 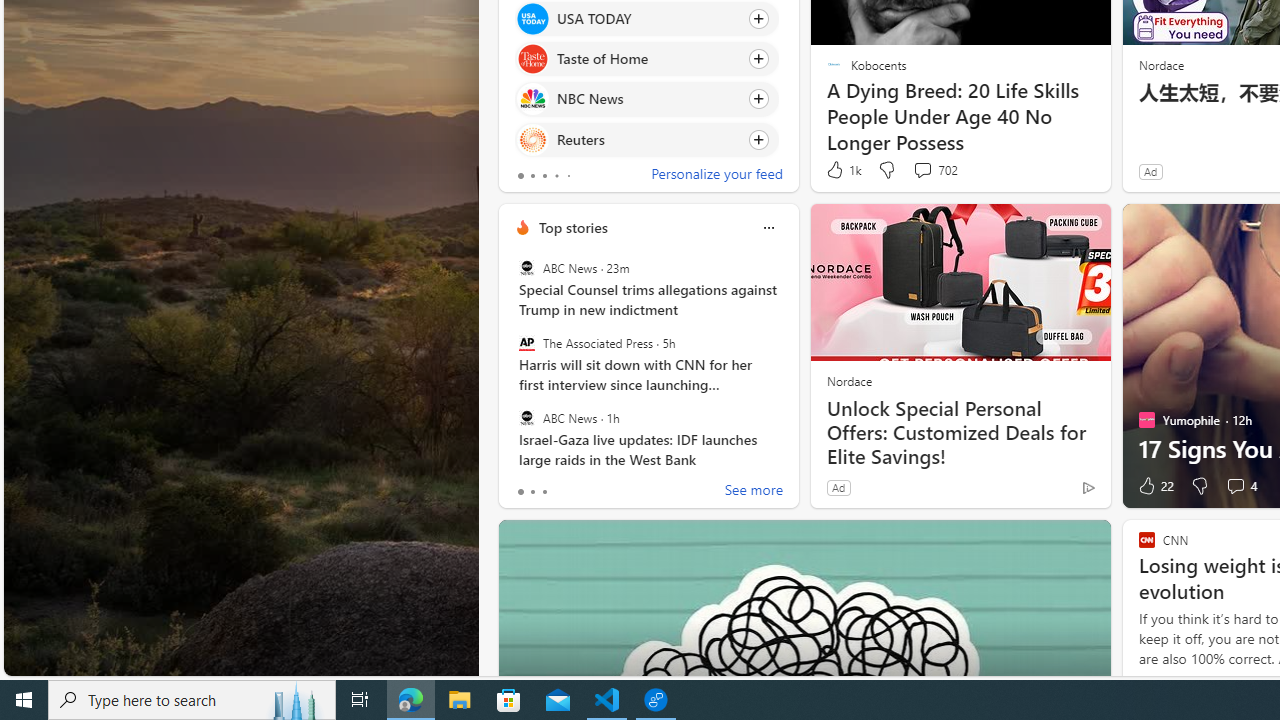 What do you see at coordinates (752, 492) in the screenshot?
I see `'See more'` at bounding box center [752, 492].